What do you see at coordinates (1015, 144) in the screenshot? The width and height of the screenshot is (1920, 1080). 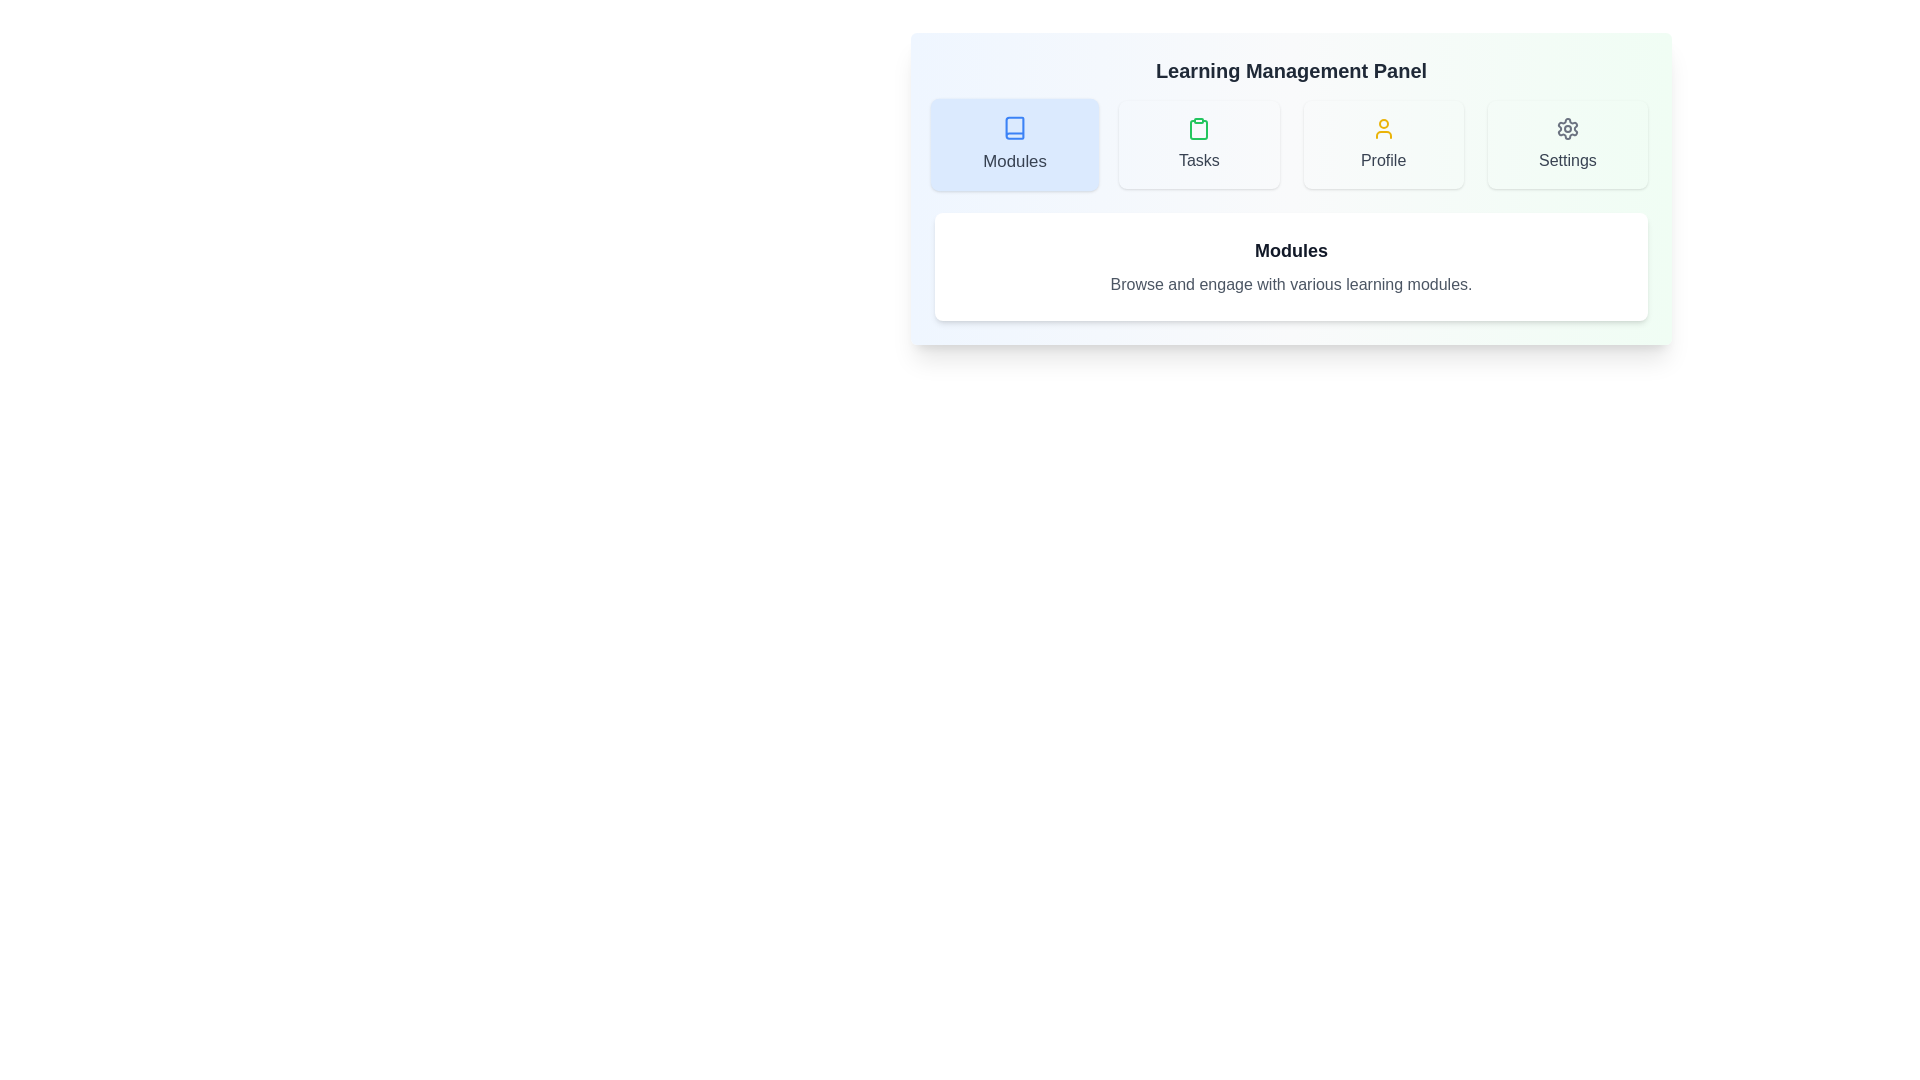 I see `the Modules tab to navigate` at bounding box center [1015, 144].